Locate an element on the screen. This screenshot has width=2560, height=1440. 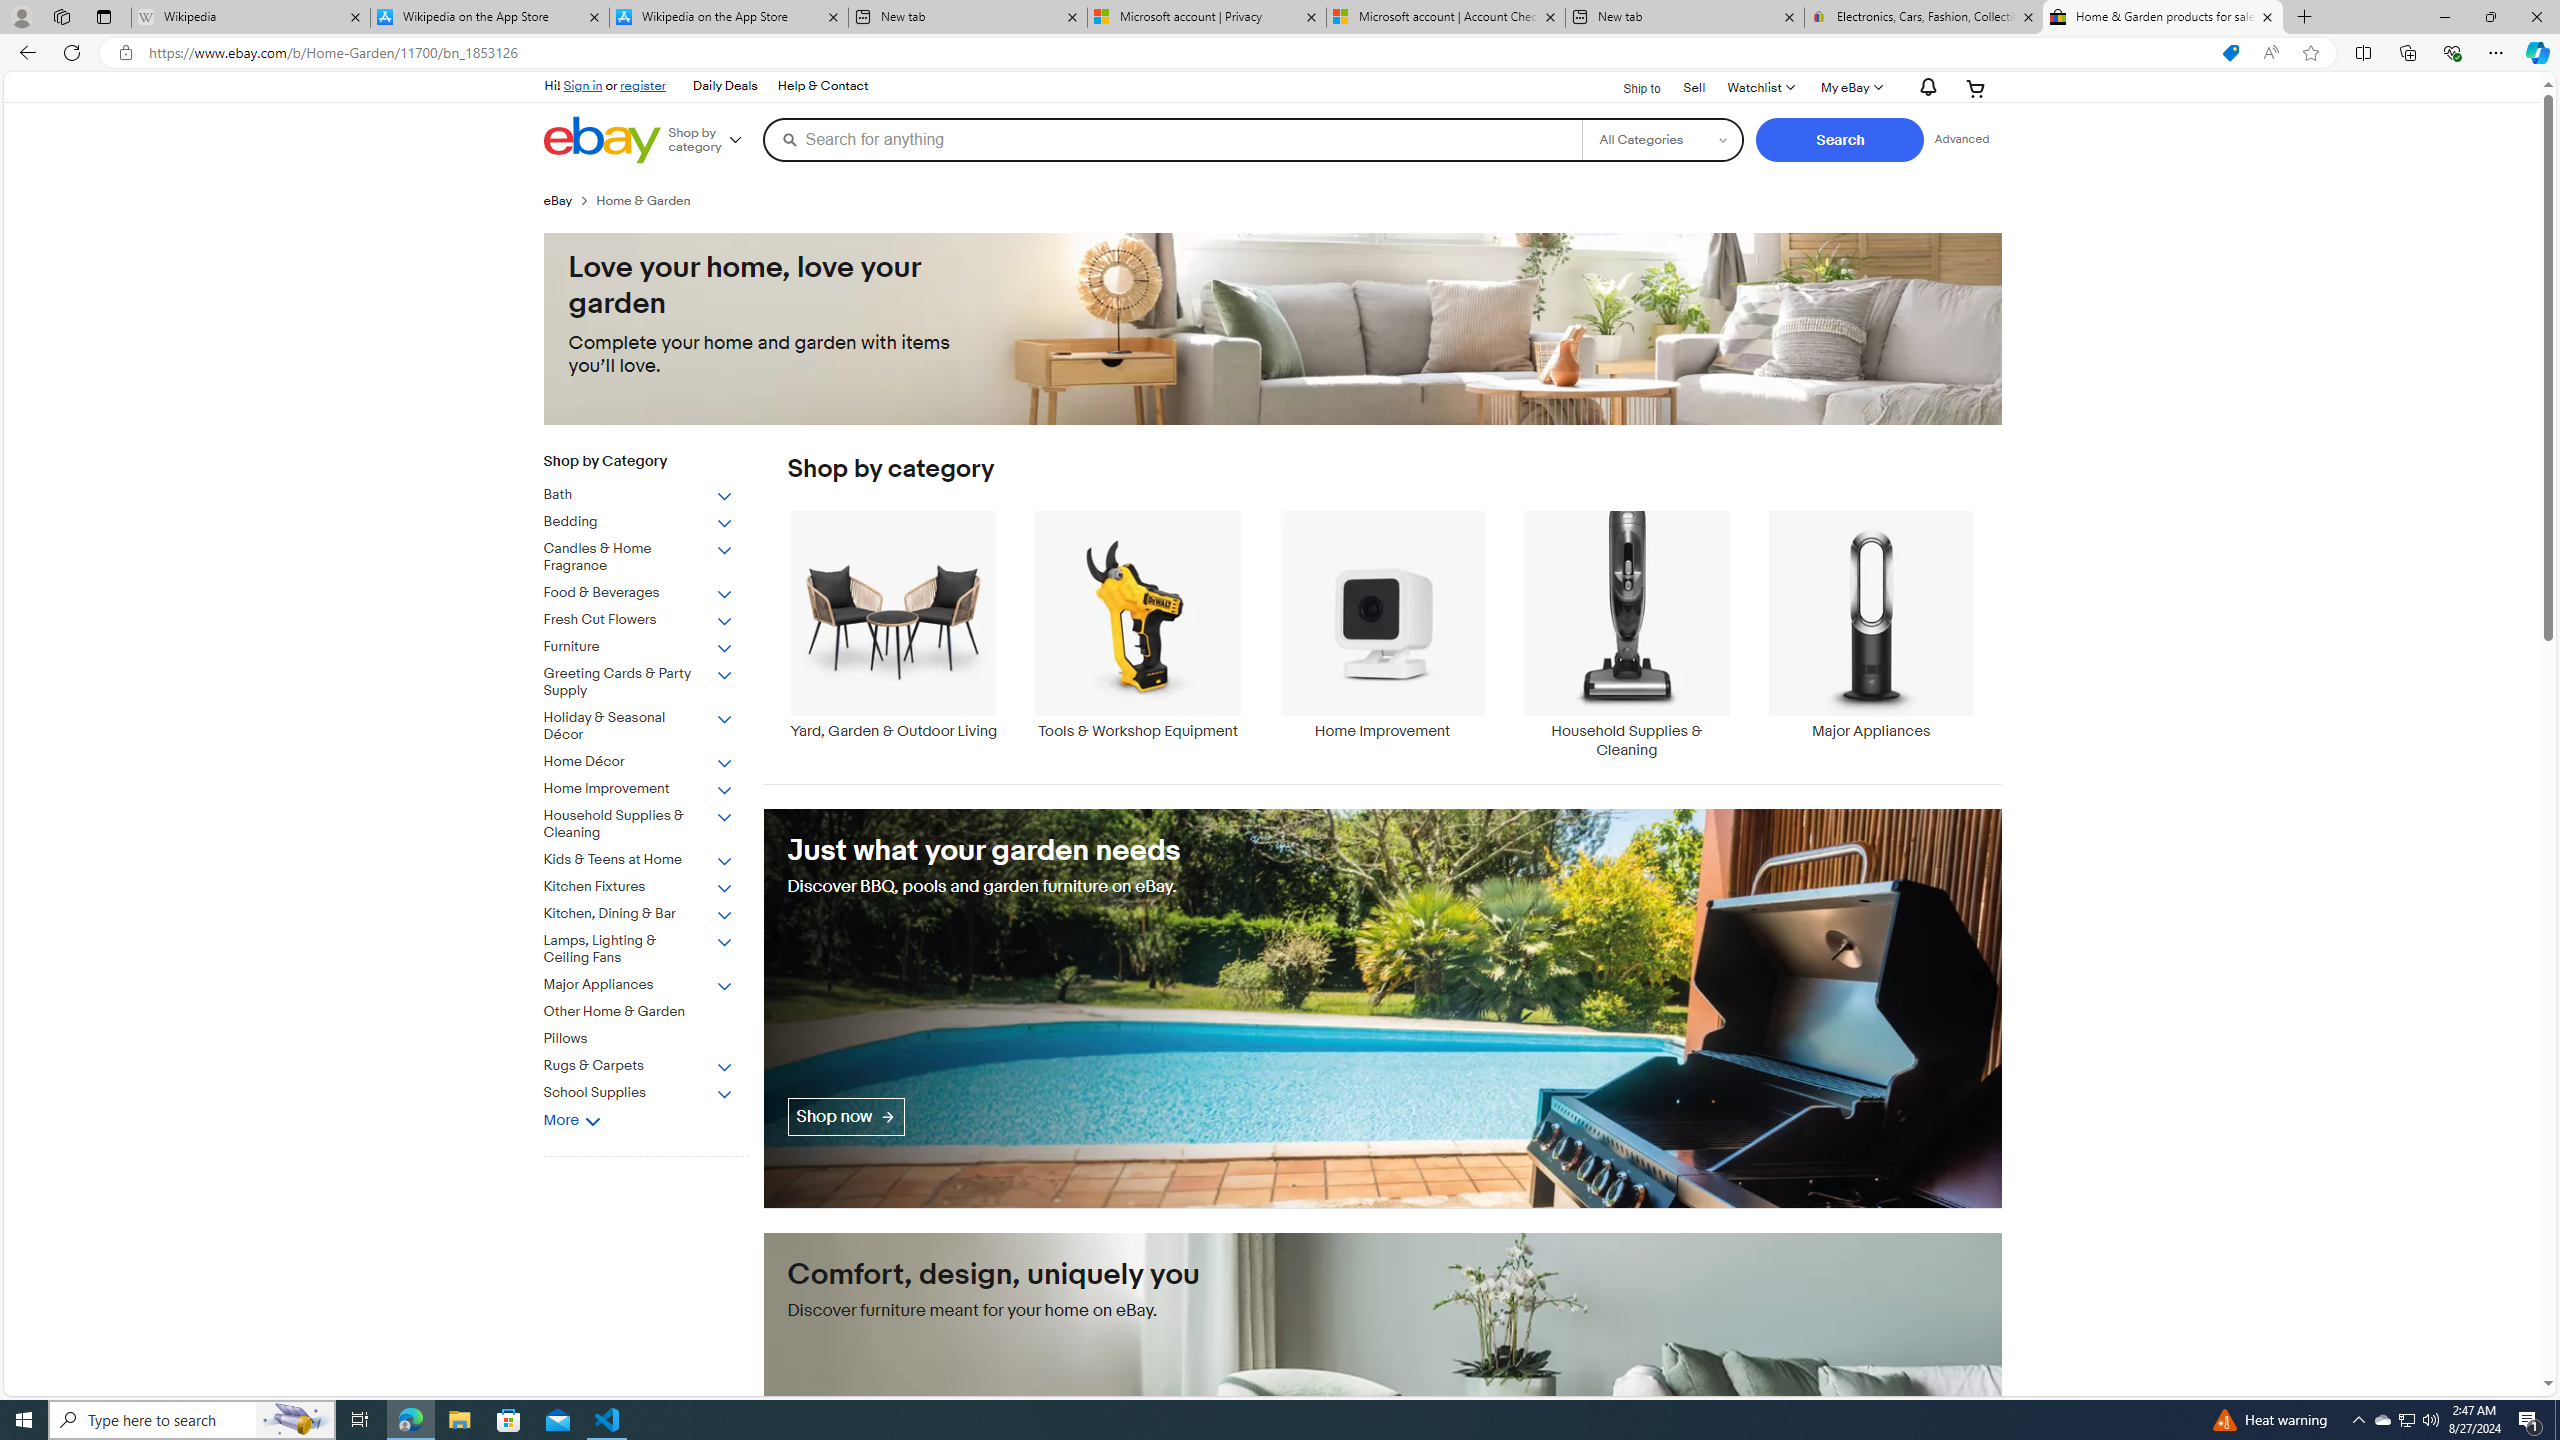
'Just what your garden needs' is located at coordinates (1381, 1007).